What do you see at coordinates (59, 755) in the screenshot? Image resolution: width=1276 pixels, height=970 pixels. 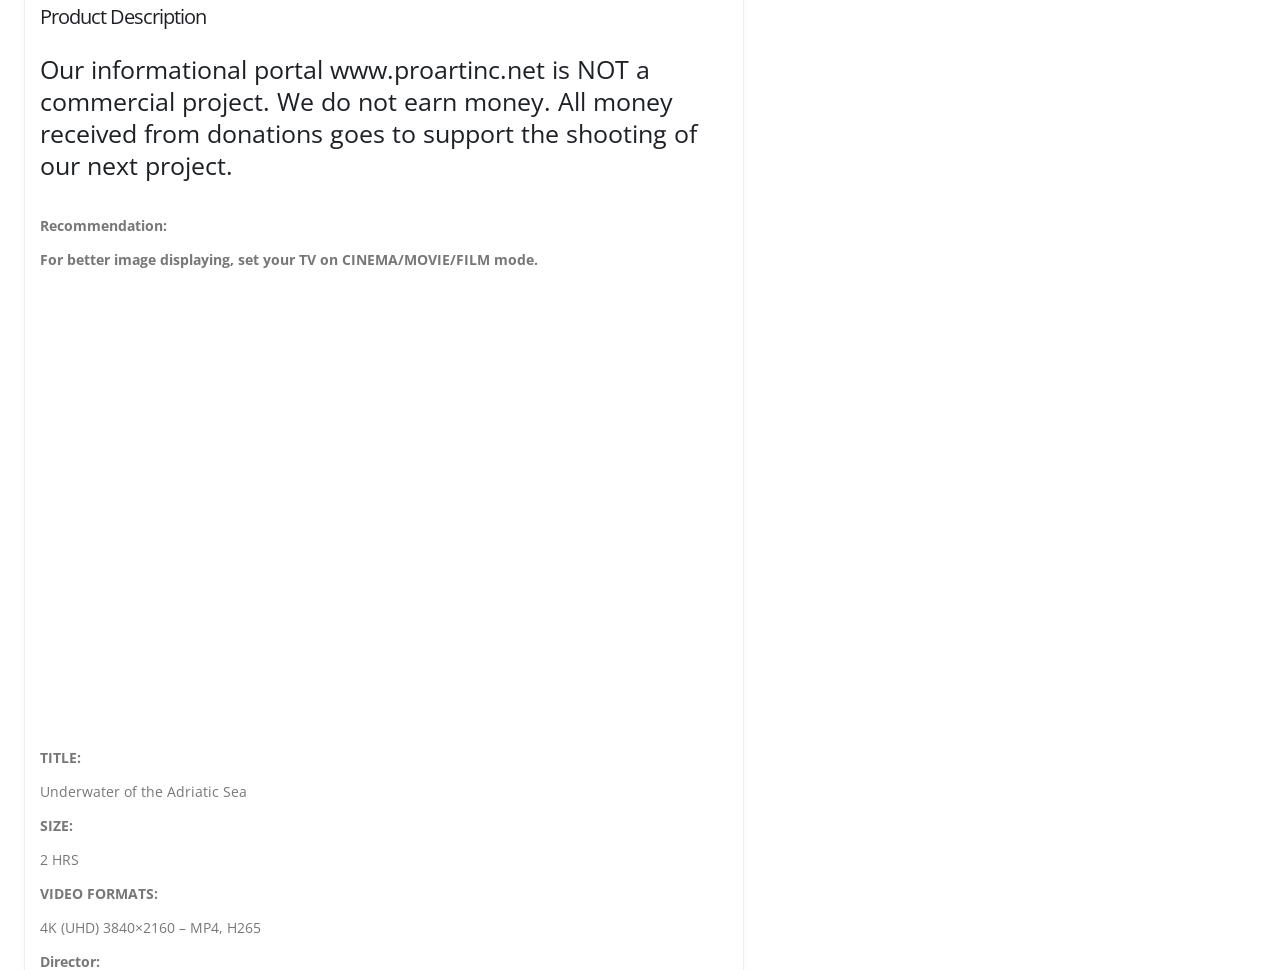 I see `'TITLE:'` at bounding box center [59, 755].